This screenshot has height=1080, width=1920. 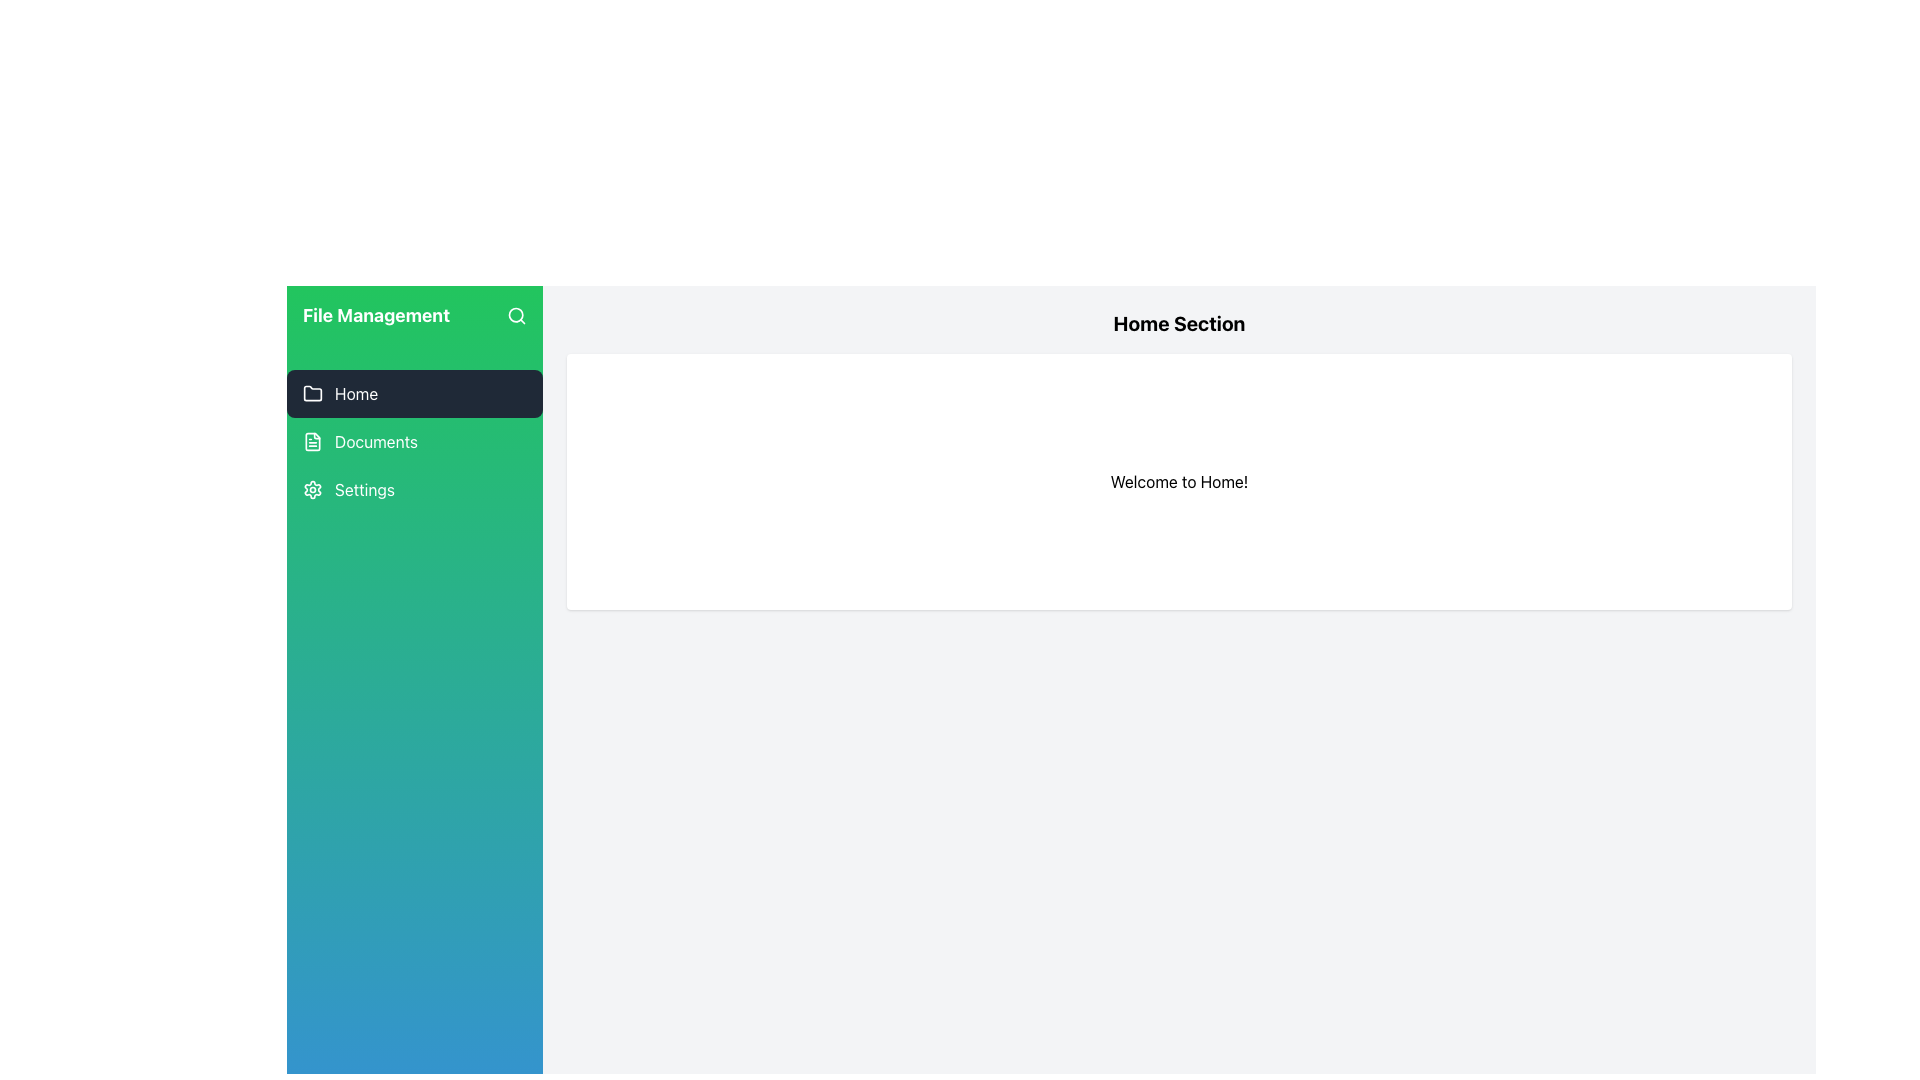 I want to click on the 'Documents' navigation link located in the sidebar menu, so click(x=413, y=441).